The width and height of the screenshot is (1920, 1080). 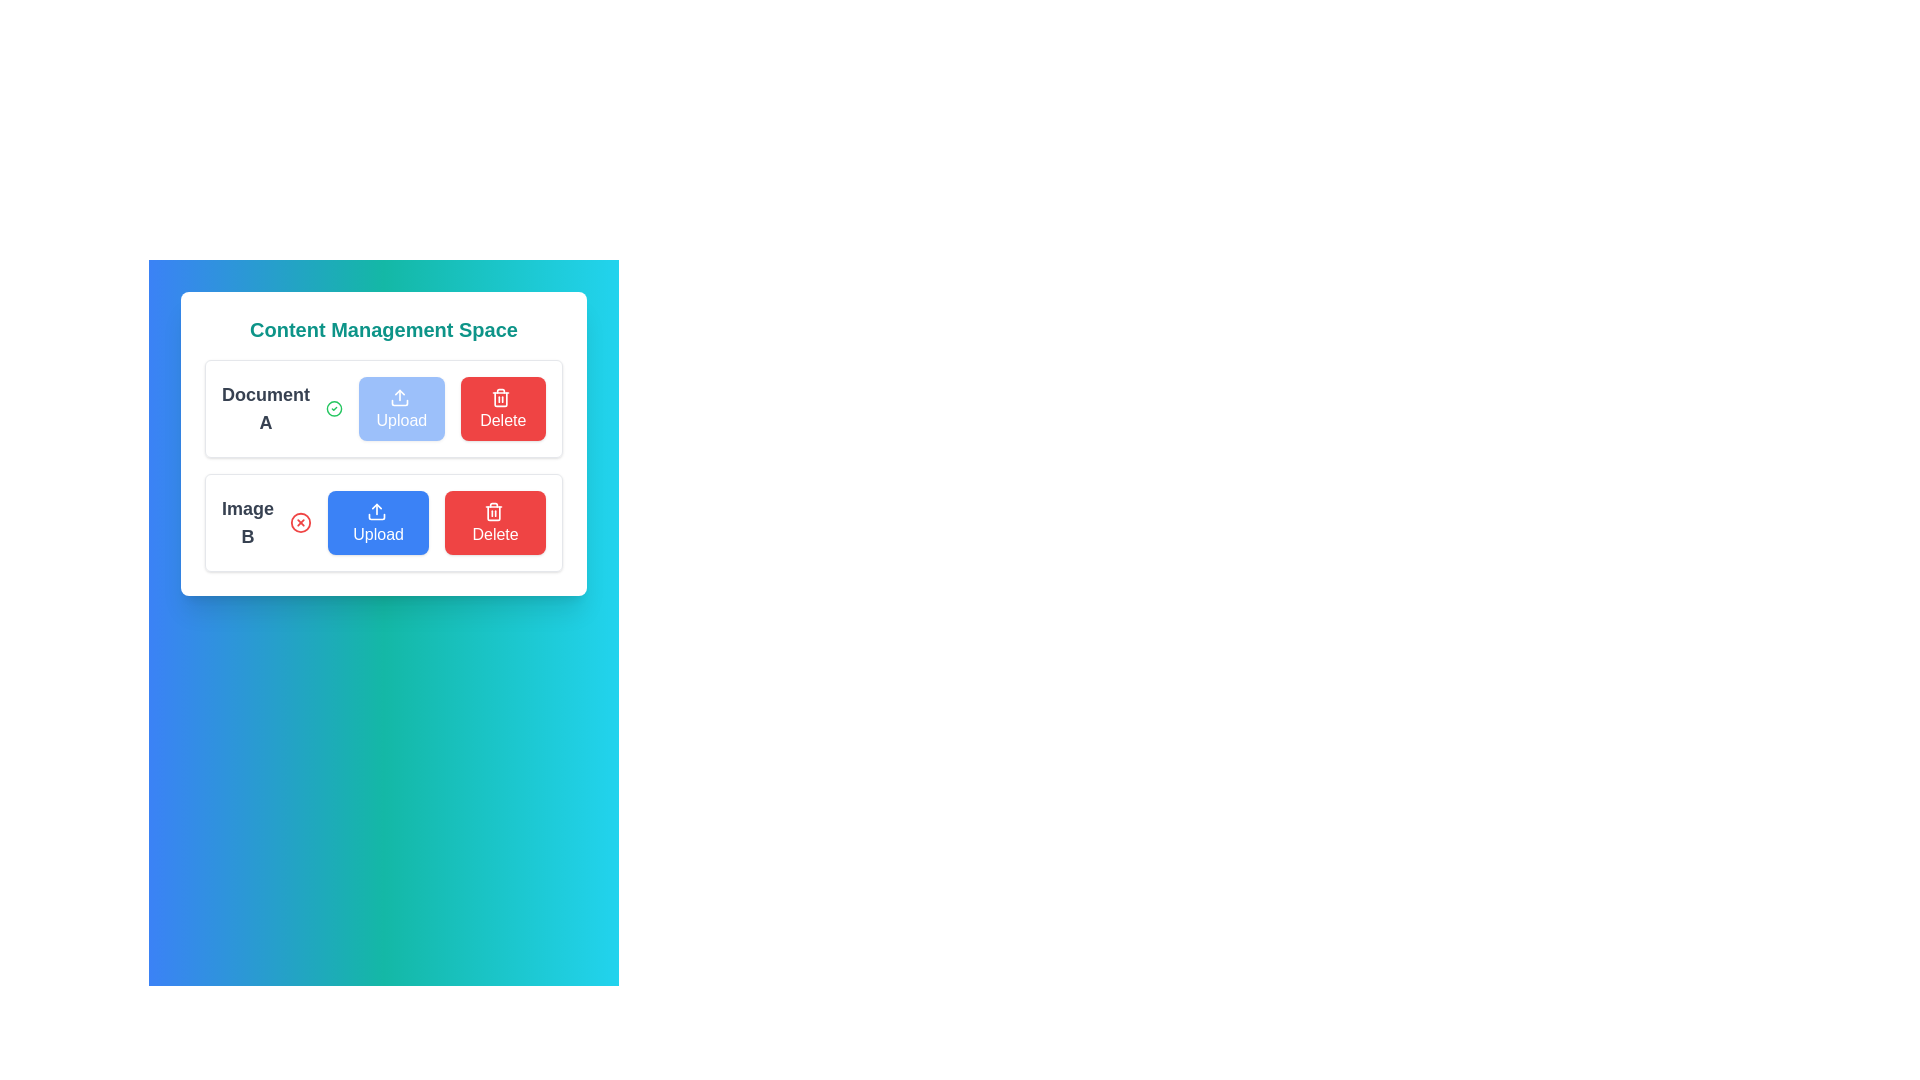 What do you see at coordinates (300, 522) in the screenshot?
I see `the 'Not Uploaded' icon for 'Image B', which is visually represented in red and located to the left of the 'Upload' button` at bounding box center [300, 522].